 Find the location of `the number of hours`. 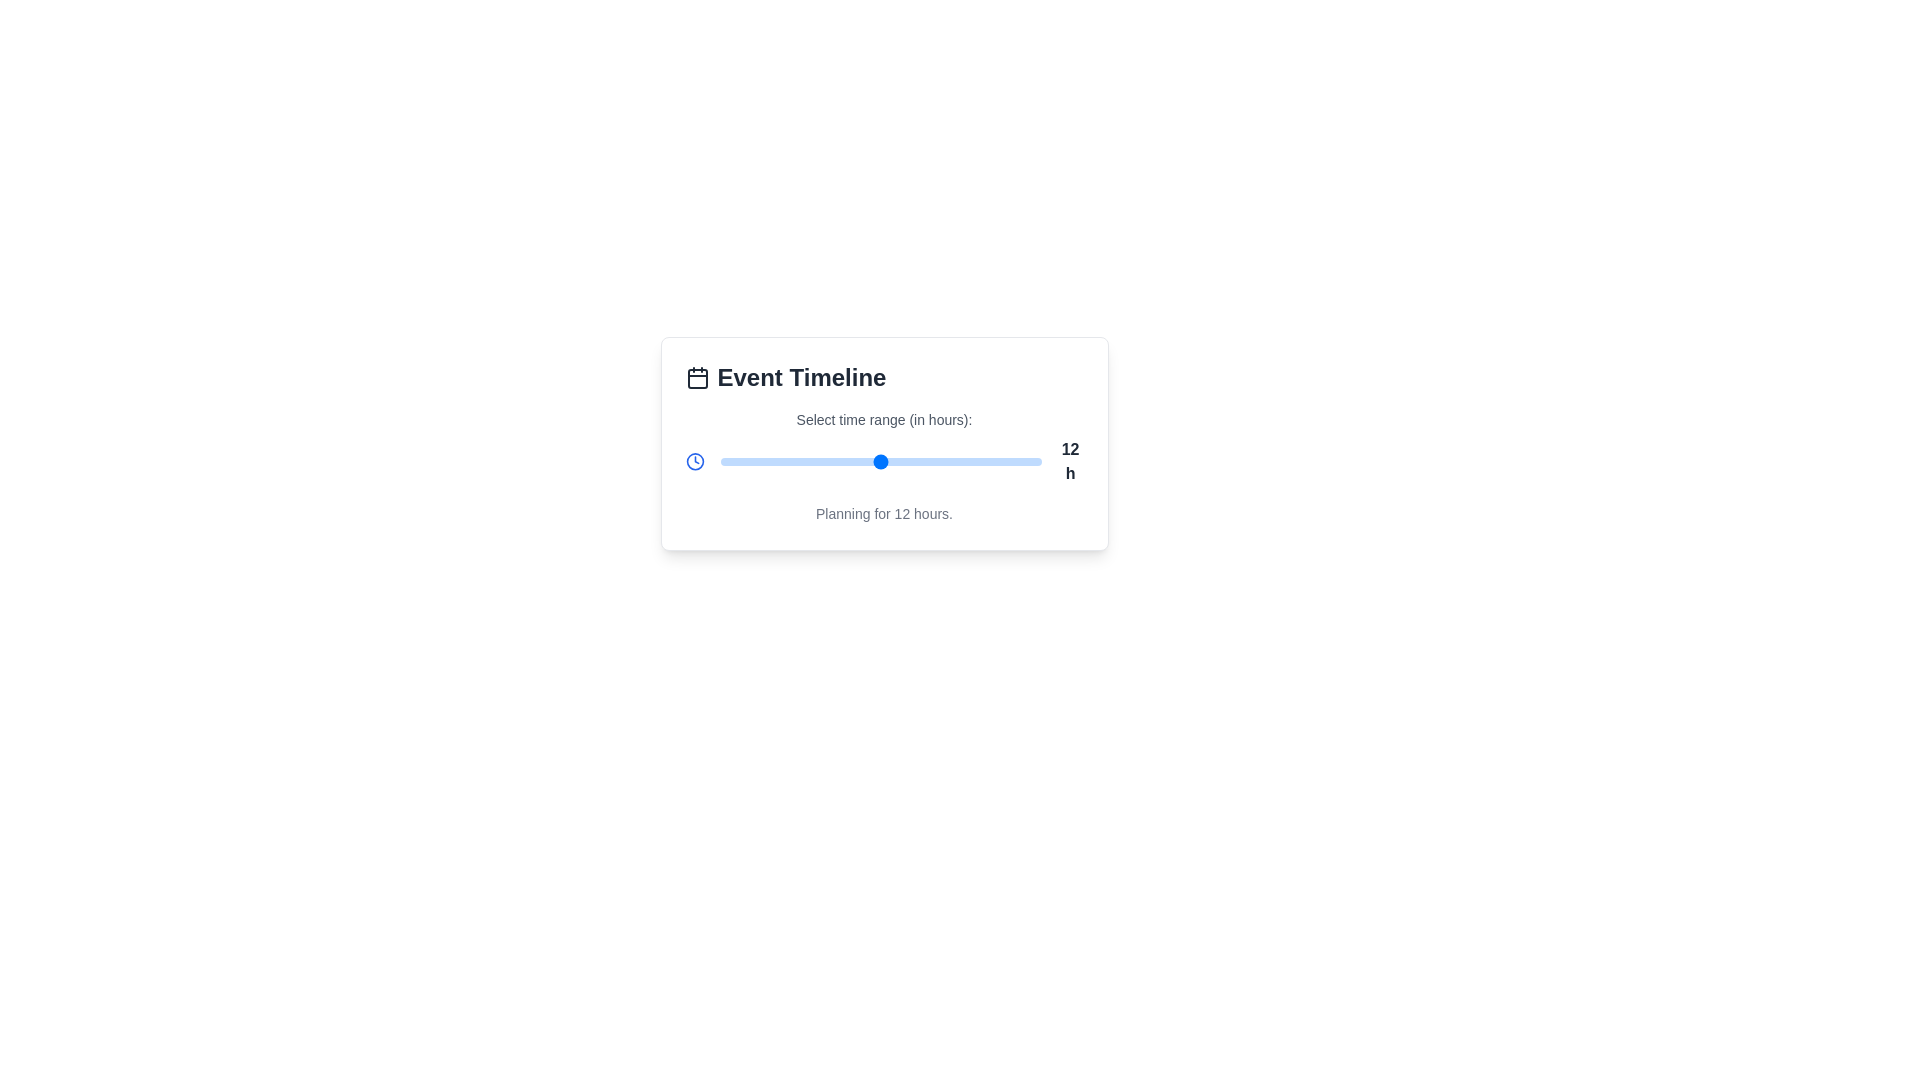

the number of hours is located at coordinates (1001, 462).